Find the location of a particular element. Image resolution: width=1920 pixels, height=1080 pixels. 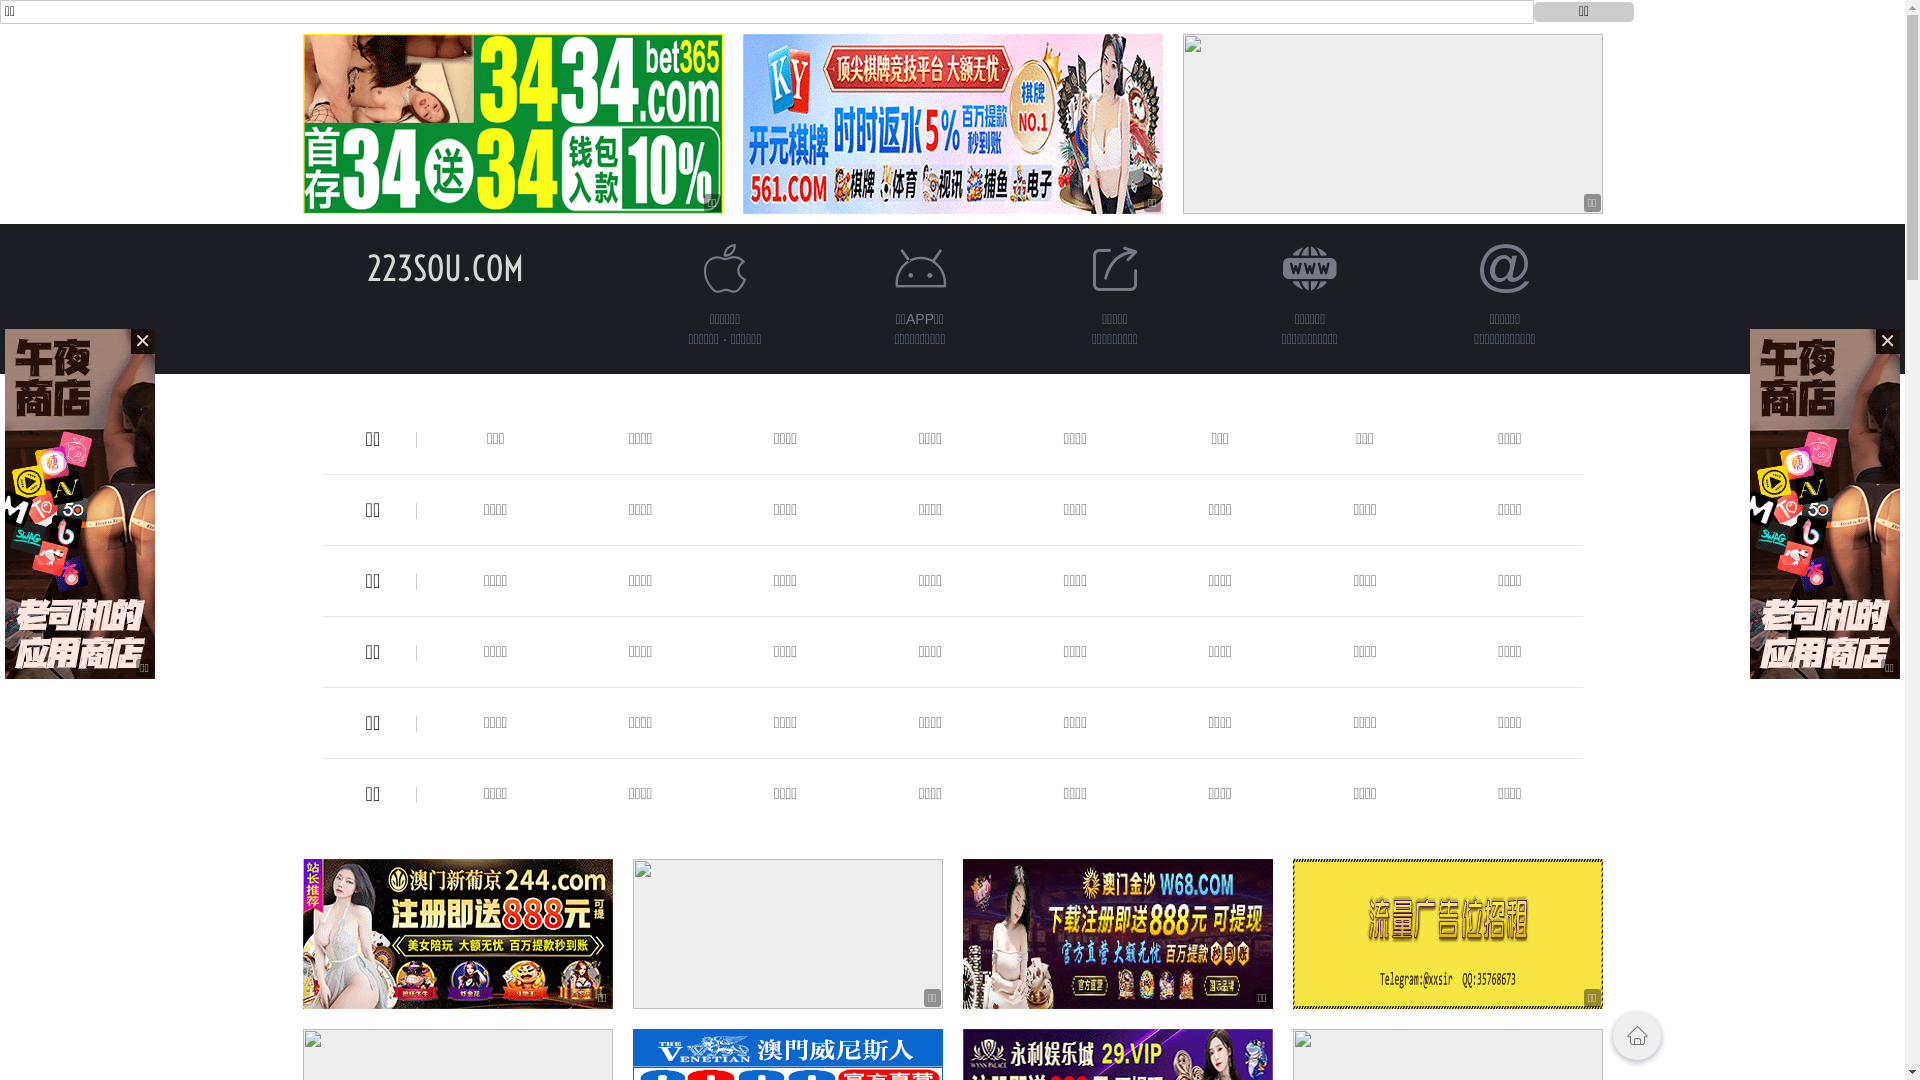

'223SOU.COM' is located at coordinates (444, 267).